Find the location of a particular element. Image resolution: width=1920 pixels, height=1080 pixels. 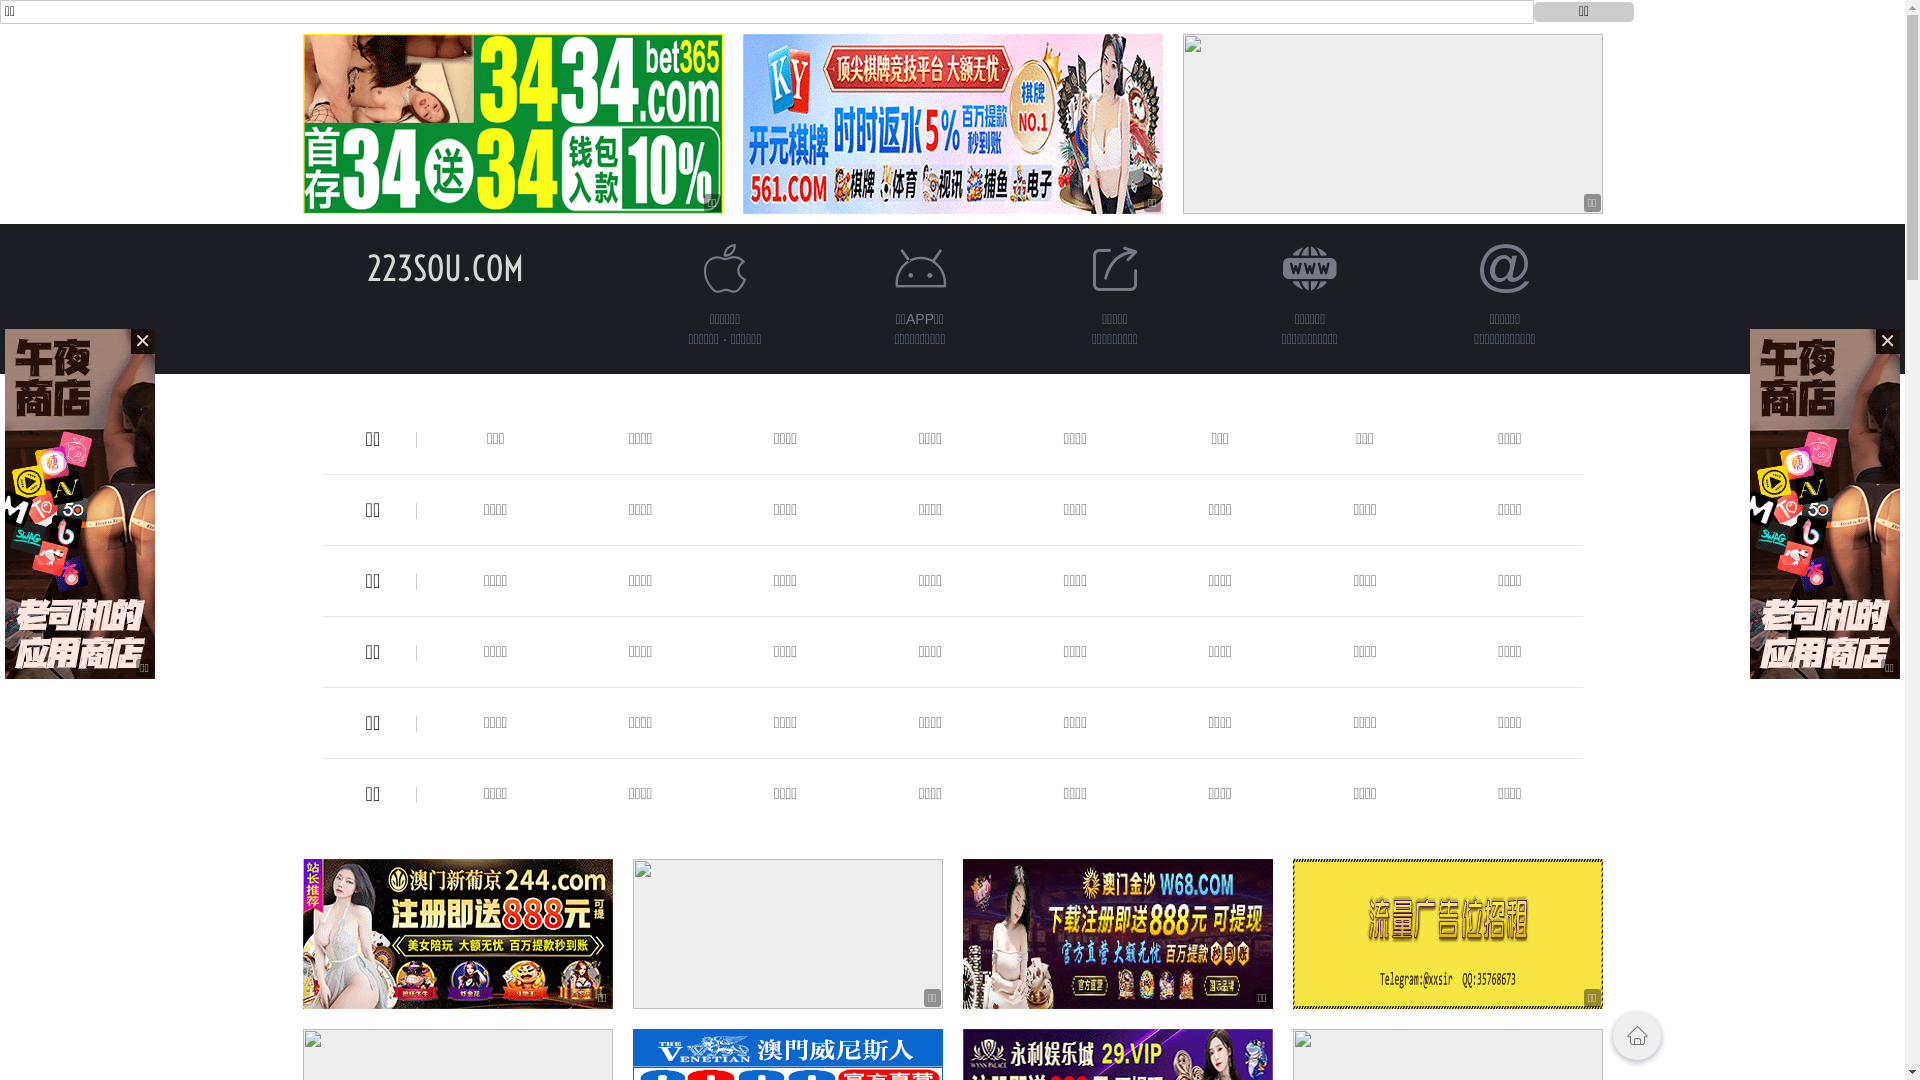

'223SOU.COM' is located at coordinates (444, 267).